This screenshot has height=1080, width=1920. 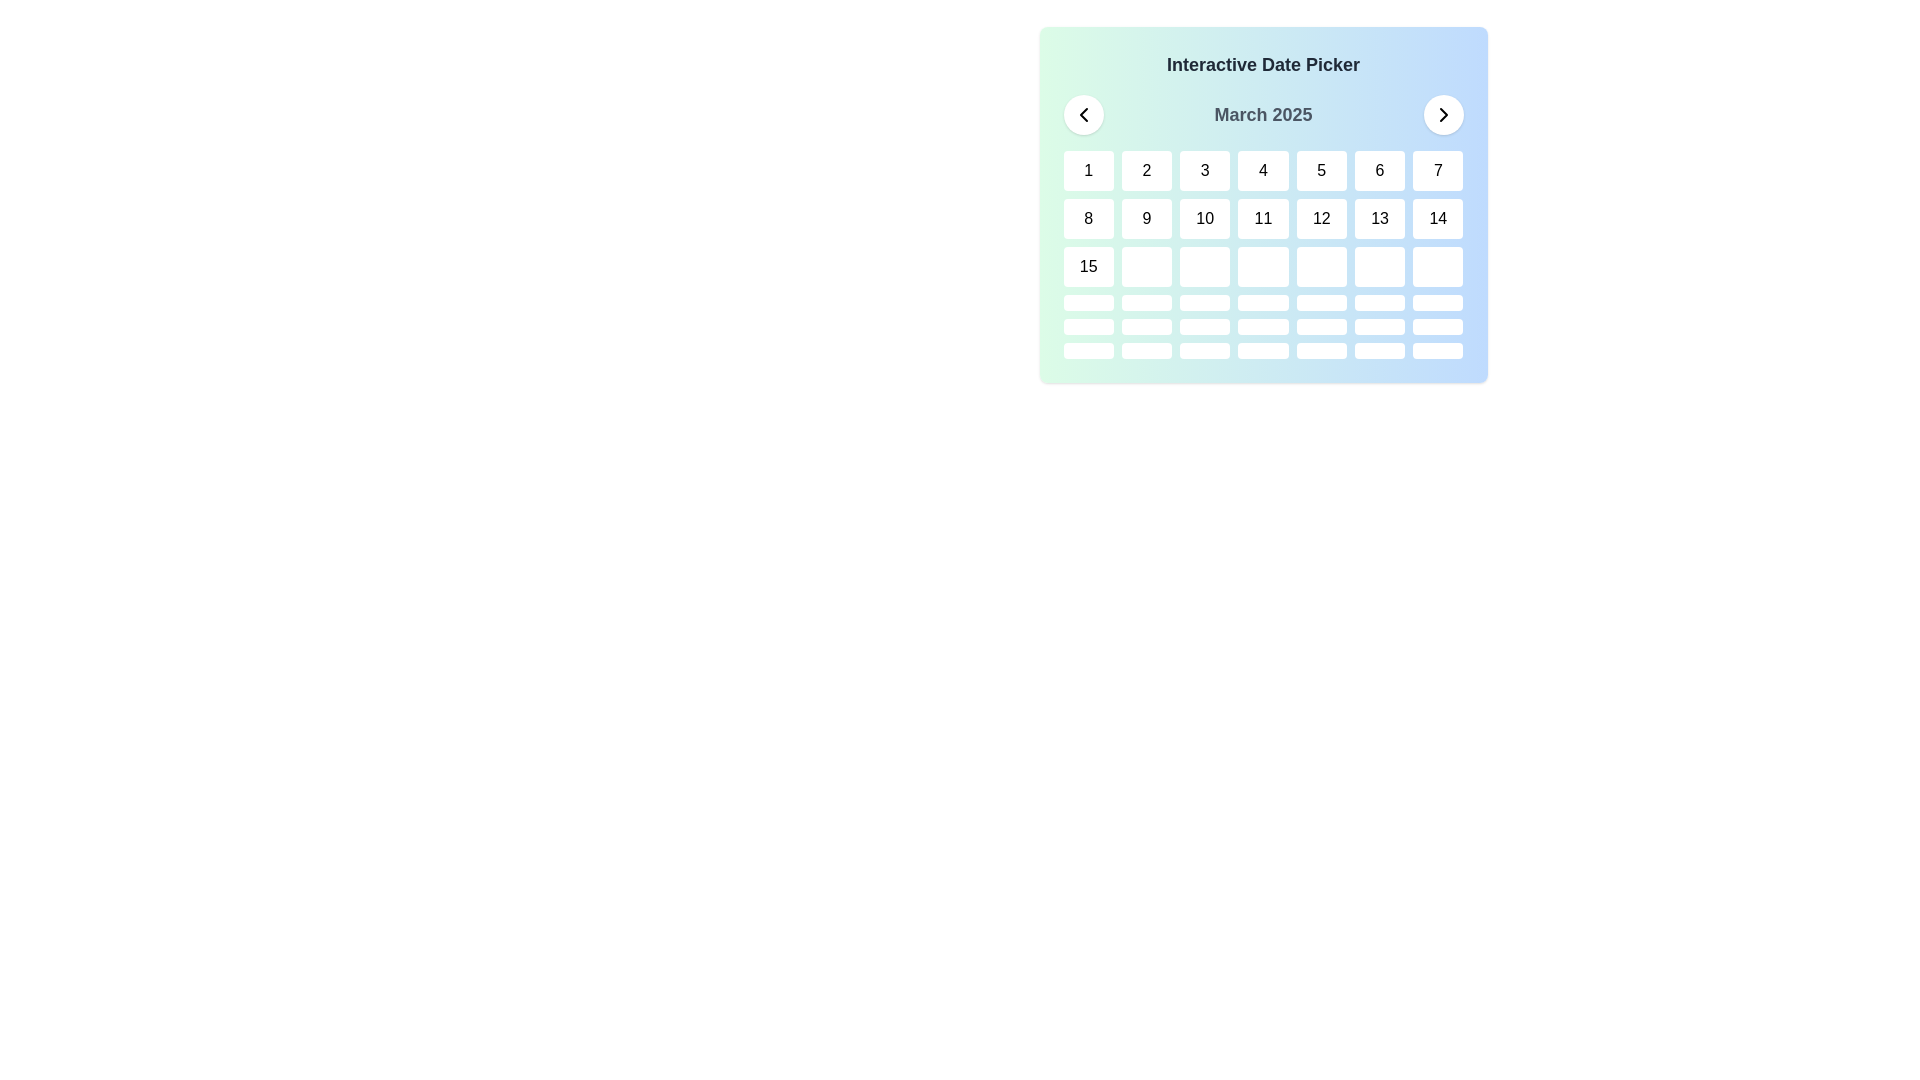 What do you see at coordinates (1087, 326) in the screenshot?
I see `the white rounded corner button located in the 5th row and 1st column of the grid in the 'Interactive Date Picker' for March 2025` at bounding box center [1087, 326].